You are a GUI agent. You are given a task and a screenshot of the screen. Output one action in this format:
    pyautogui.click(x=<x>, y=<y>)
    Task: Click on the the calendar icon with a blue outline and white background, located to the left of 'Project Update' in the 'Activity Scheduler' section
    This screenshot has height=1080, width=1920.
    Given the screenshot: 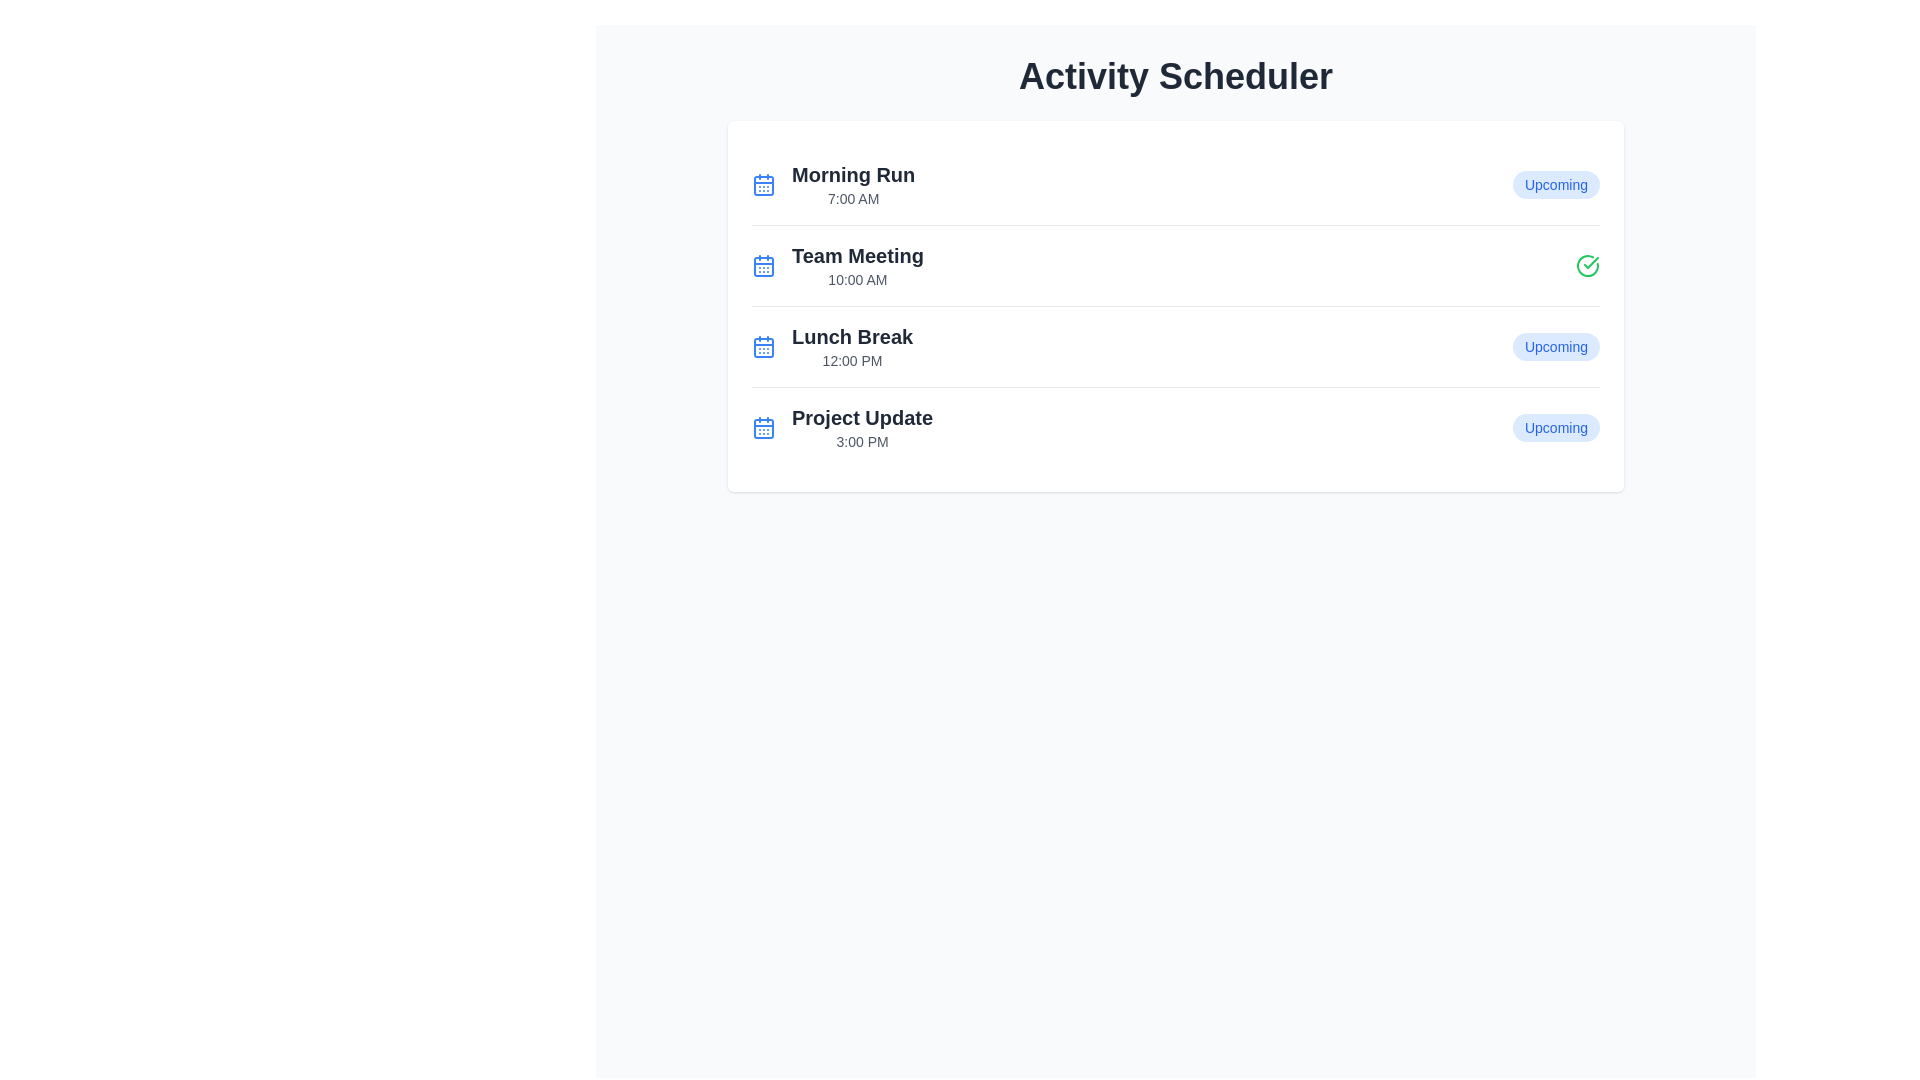 What is the action you would take?
    pyautogui.click(x=762, y=427)
    